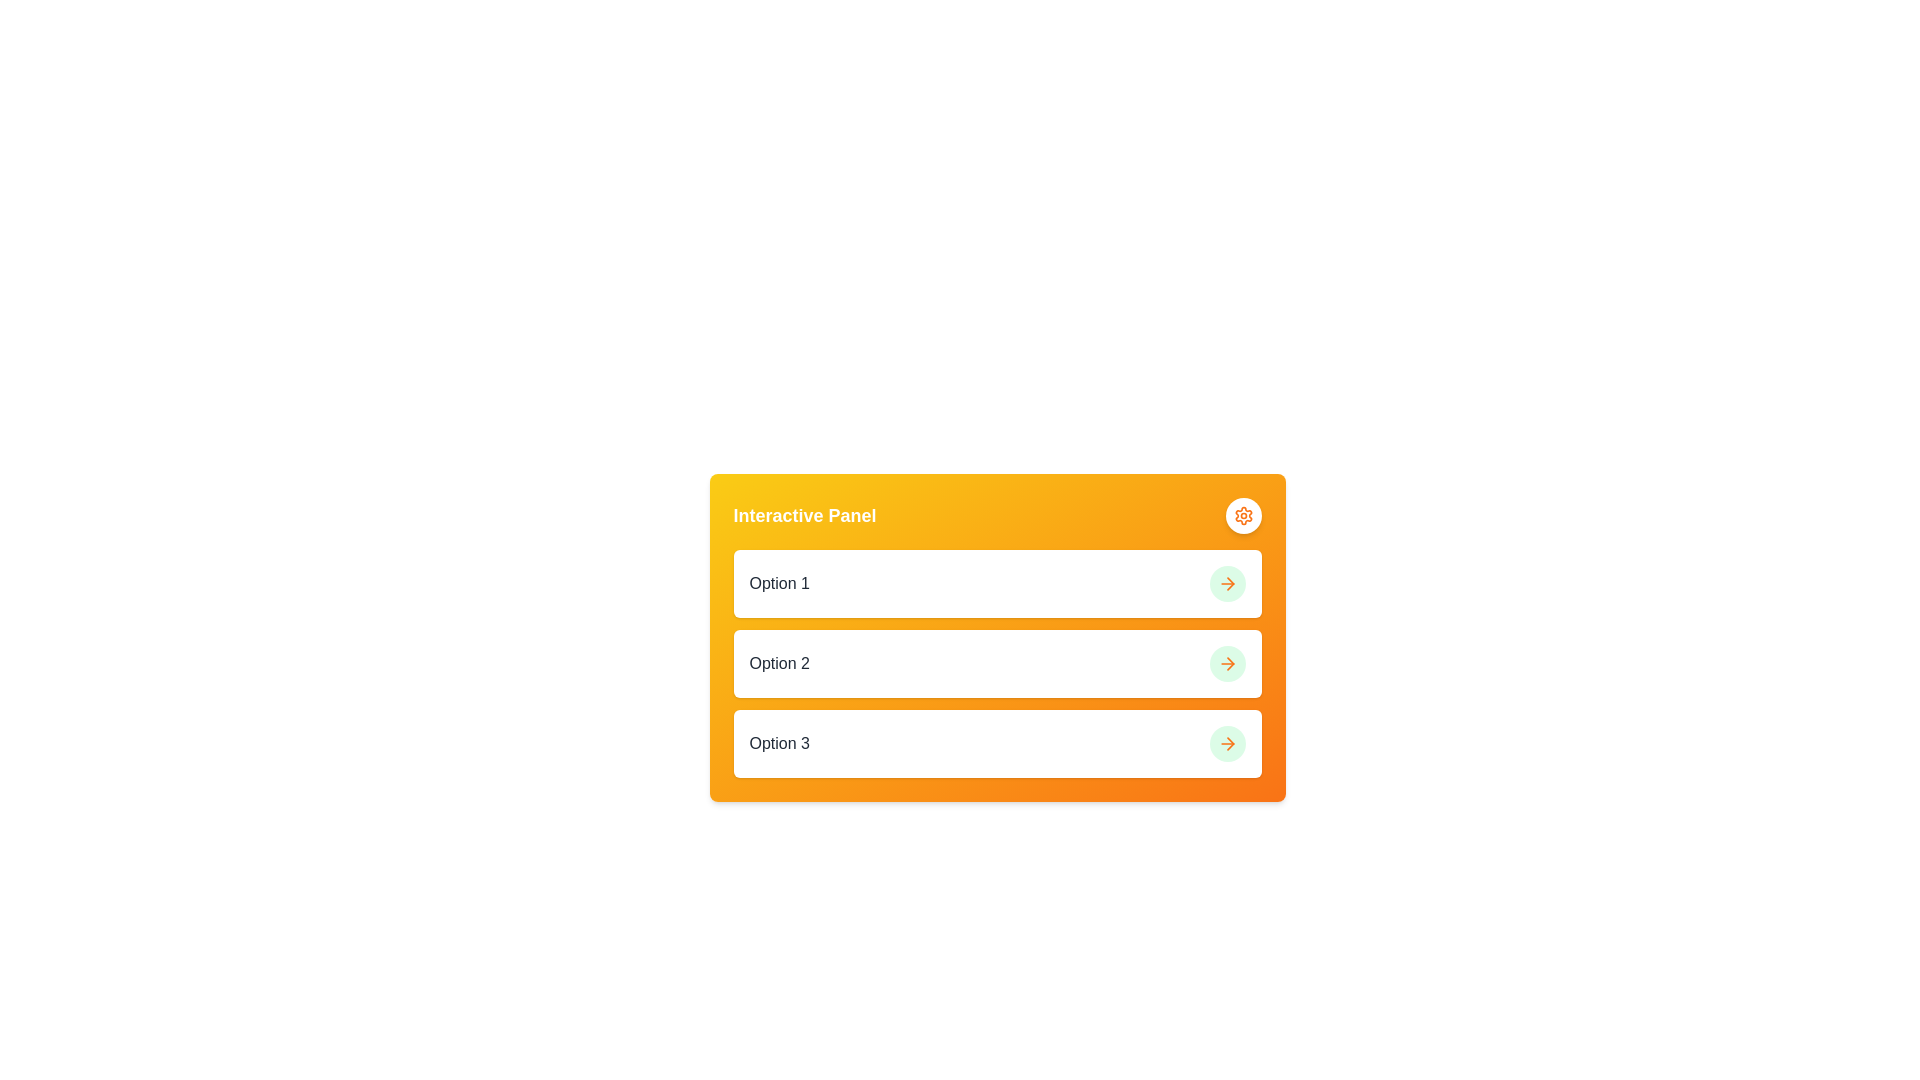  I want to click on the rightward arrow icon button, which is the third icon from the top in a vertical list, located in a light green circular background, so click(1226, 744).